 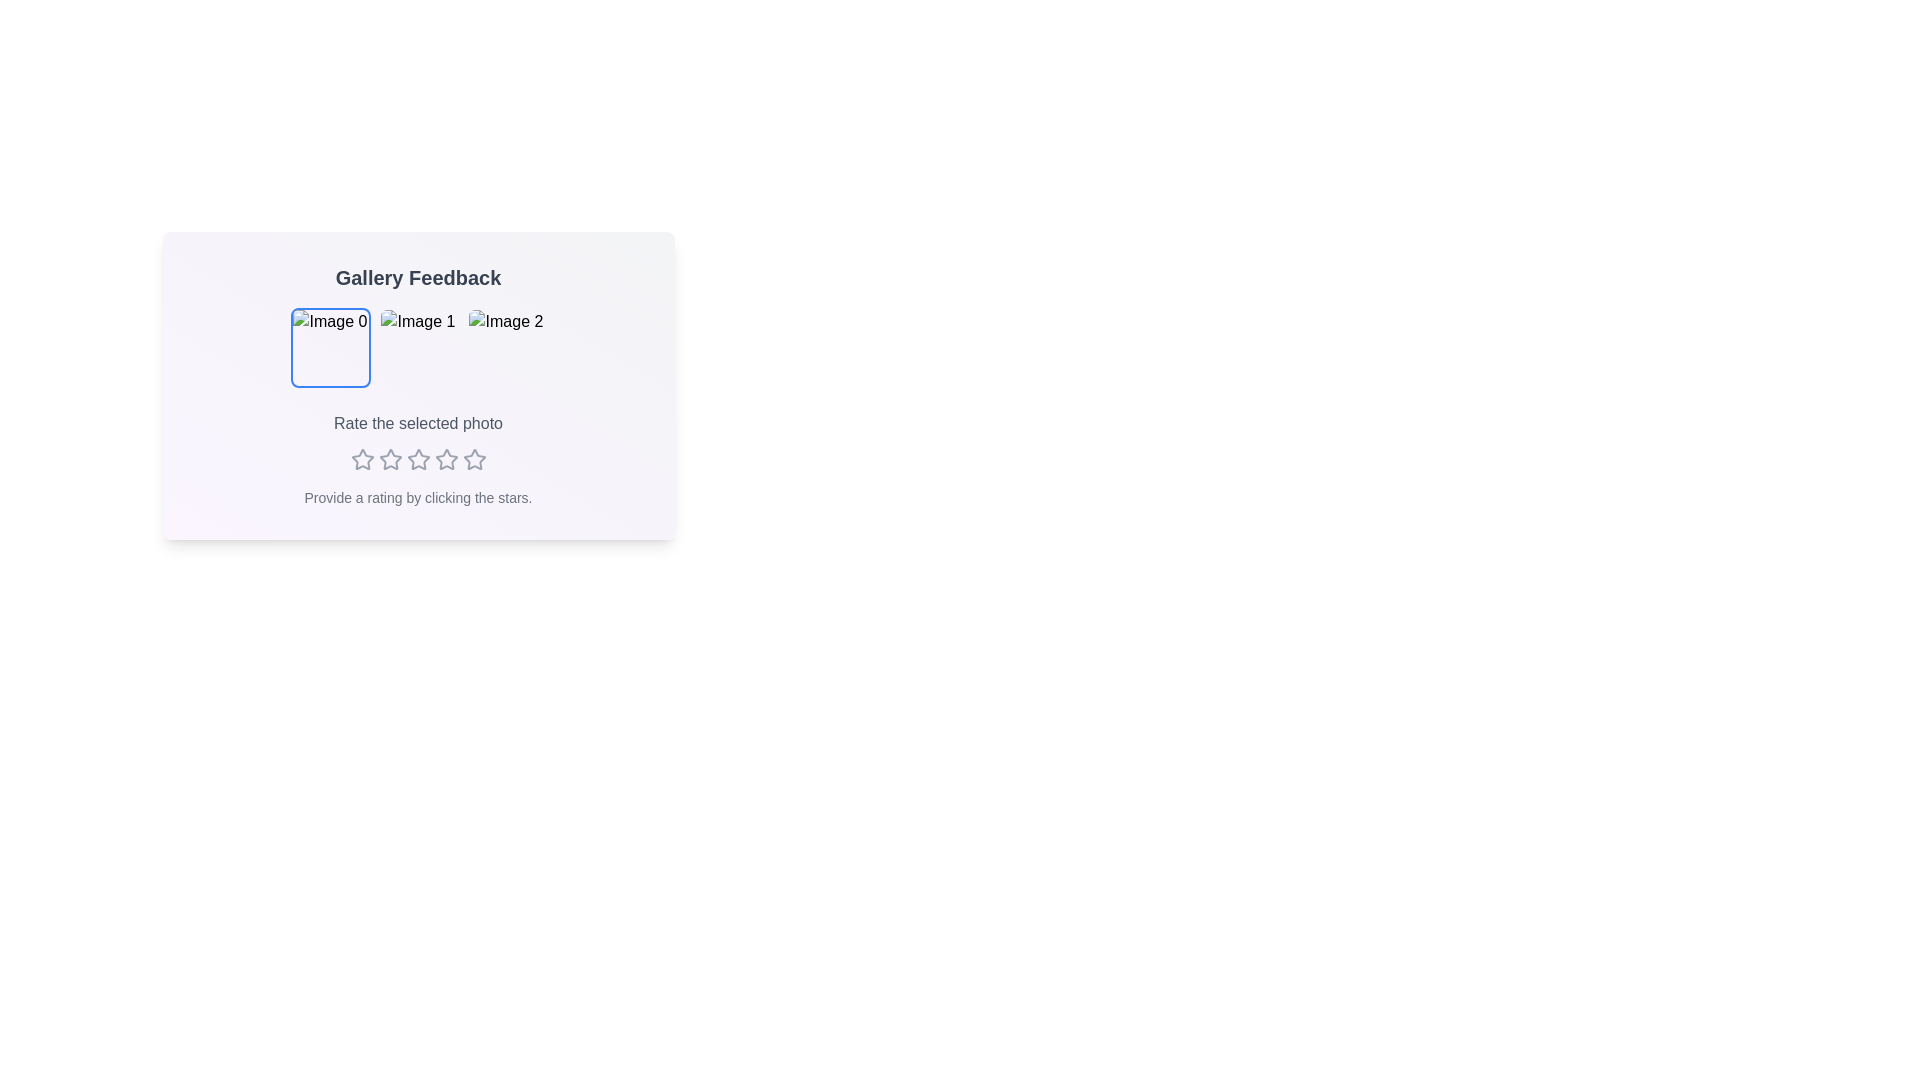 I want to click on the fifth star in the horizontal row of rating stars, which has a gray outline and no fill, to rate the selected photo, so click(x=445, y=459).